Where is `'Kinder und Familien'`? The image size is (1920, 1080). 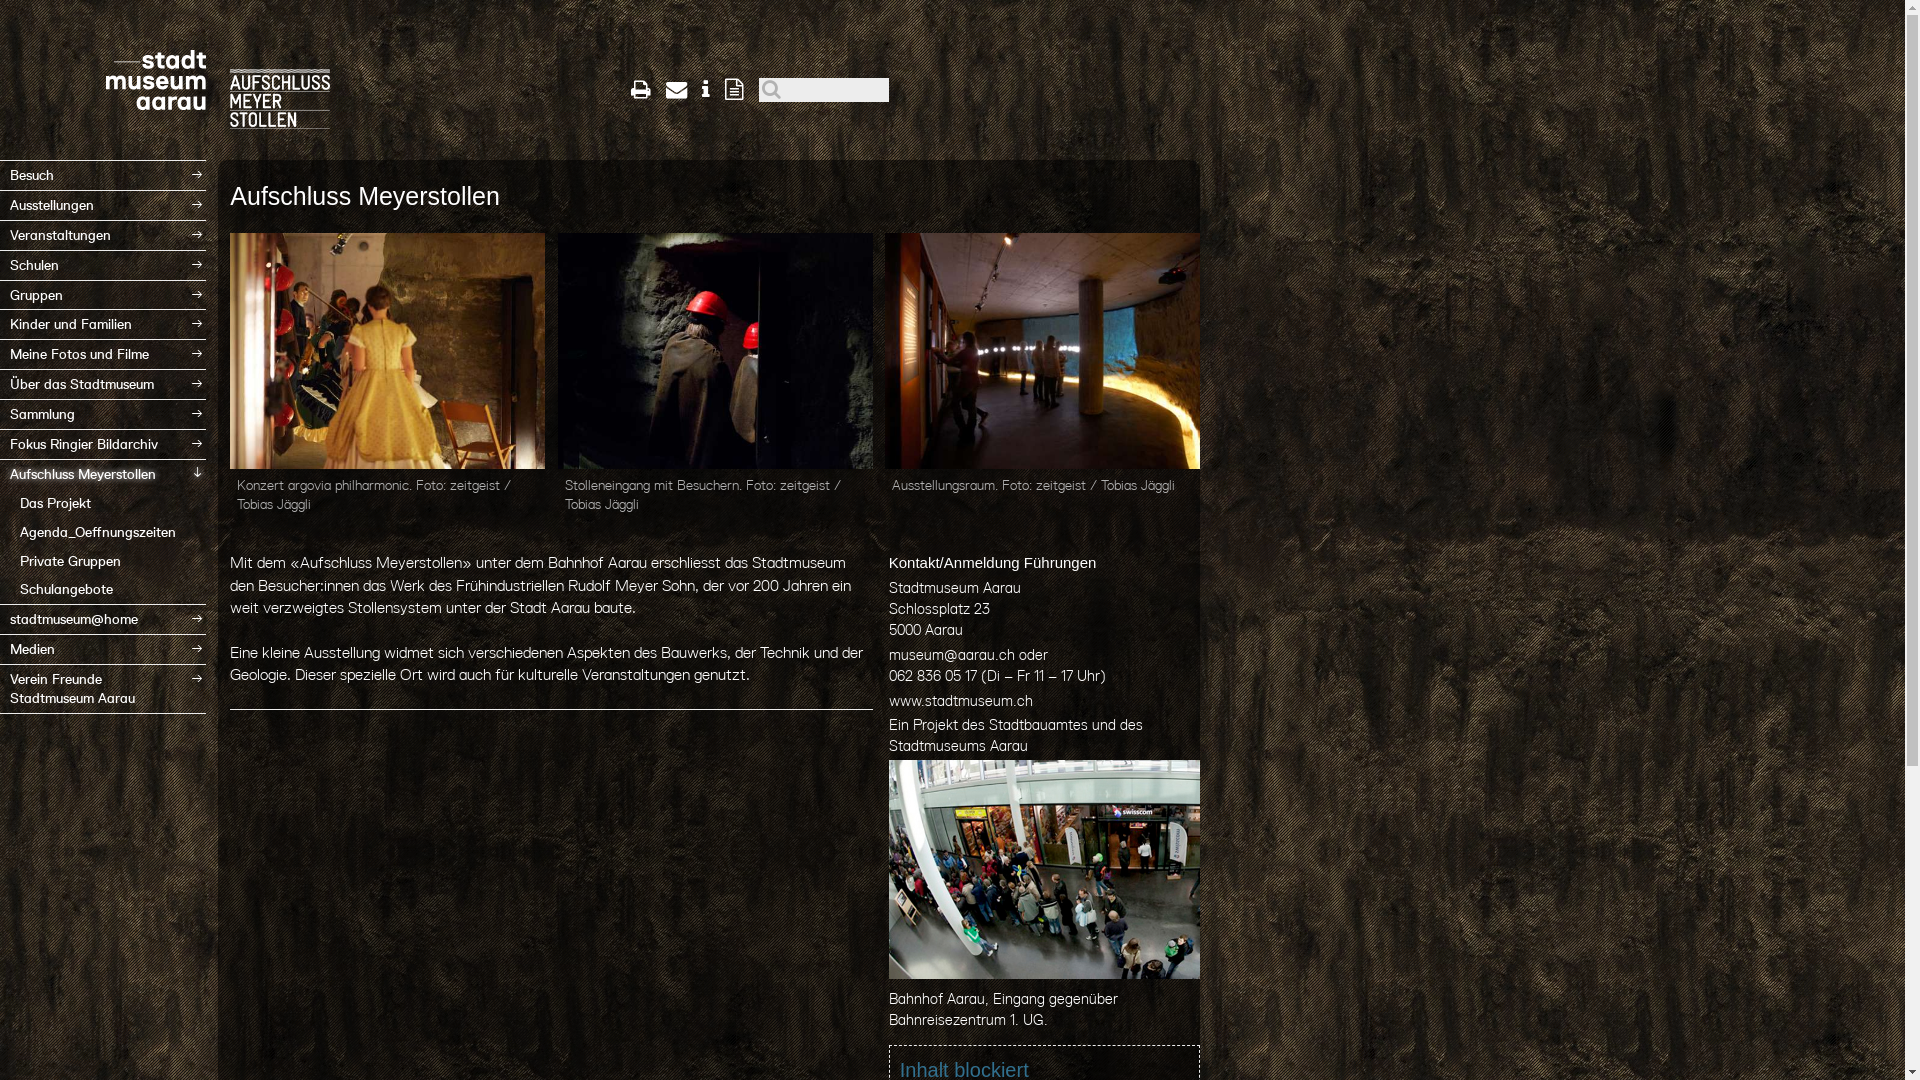 'Kinder und Familien' is located at coordinates (101, 323).